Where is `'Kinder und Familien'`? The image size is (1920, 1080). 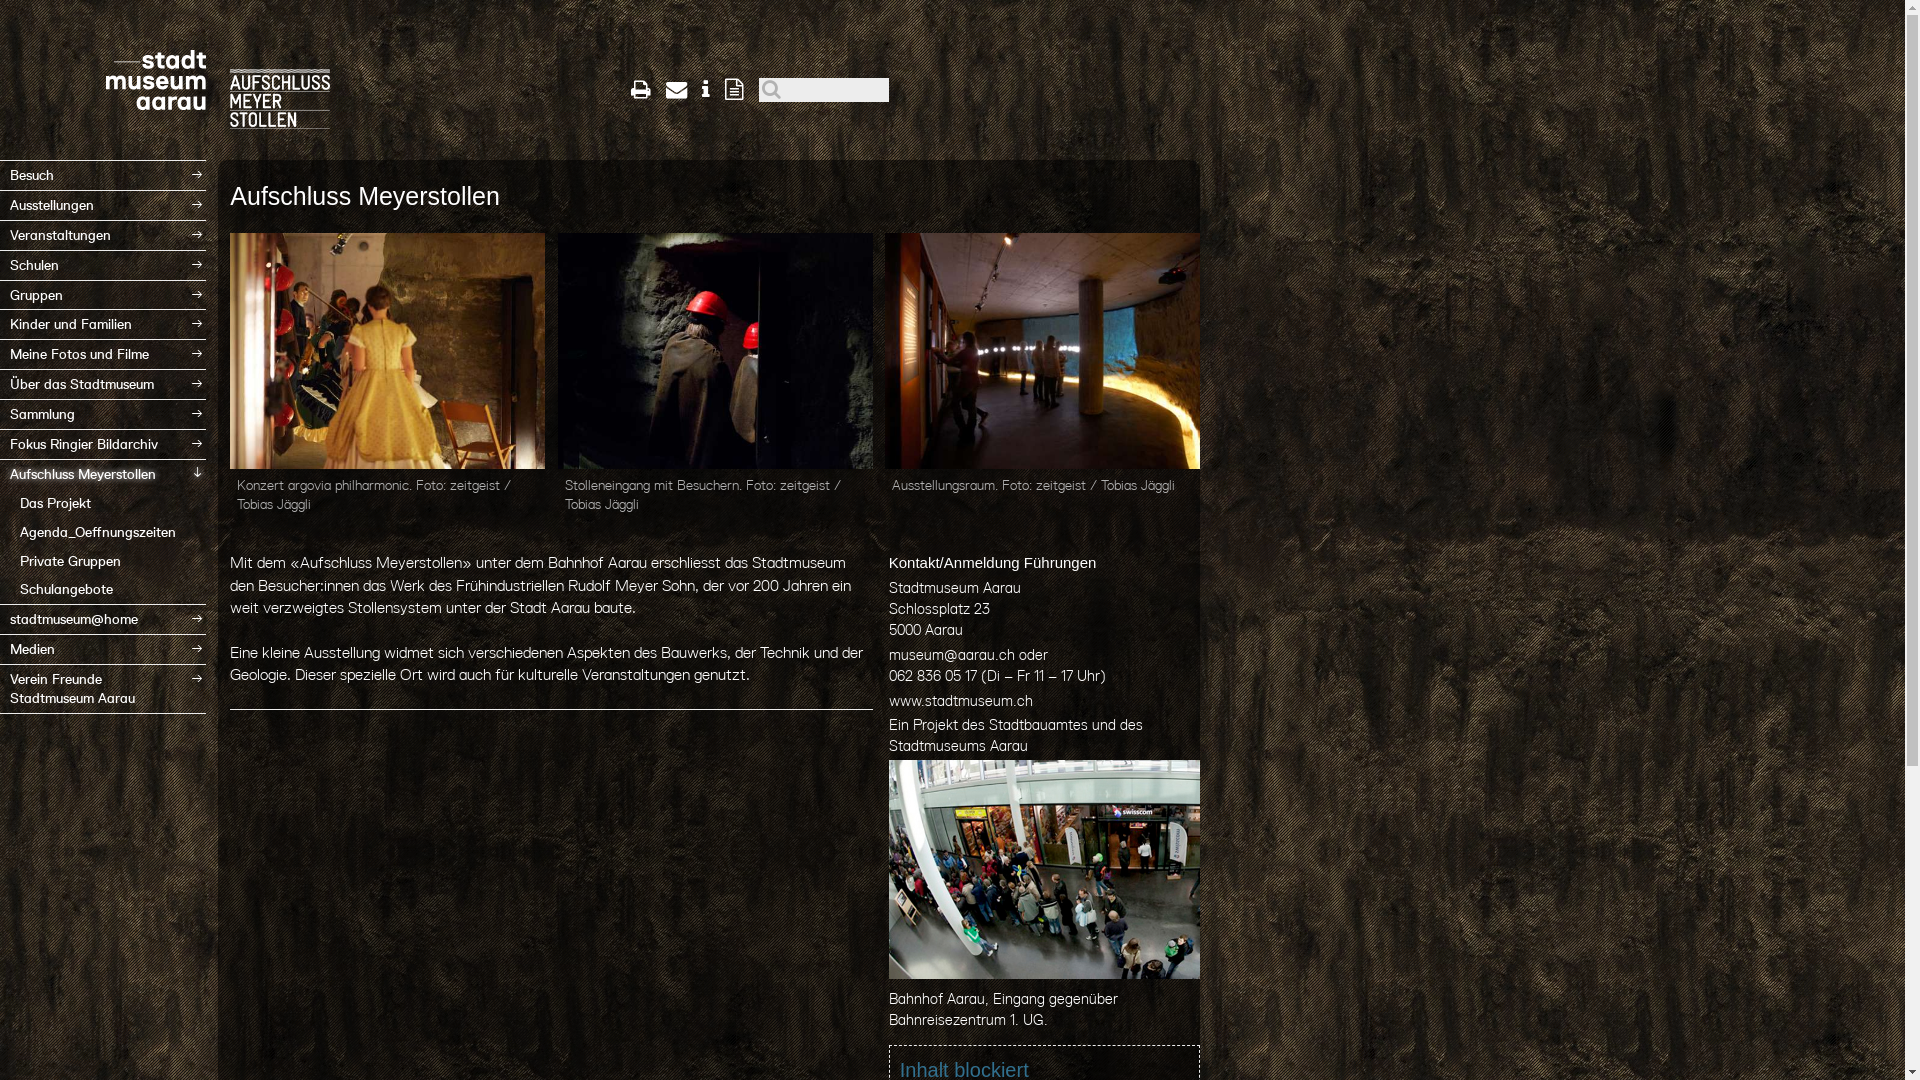 'Kinder und Familien' is located at coordinates (101, 323).